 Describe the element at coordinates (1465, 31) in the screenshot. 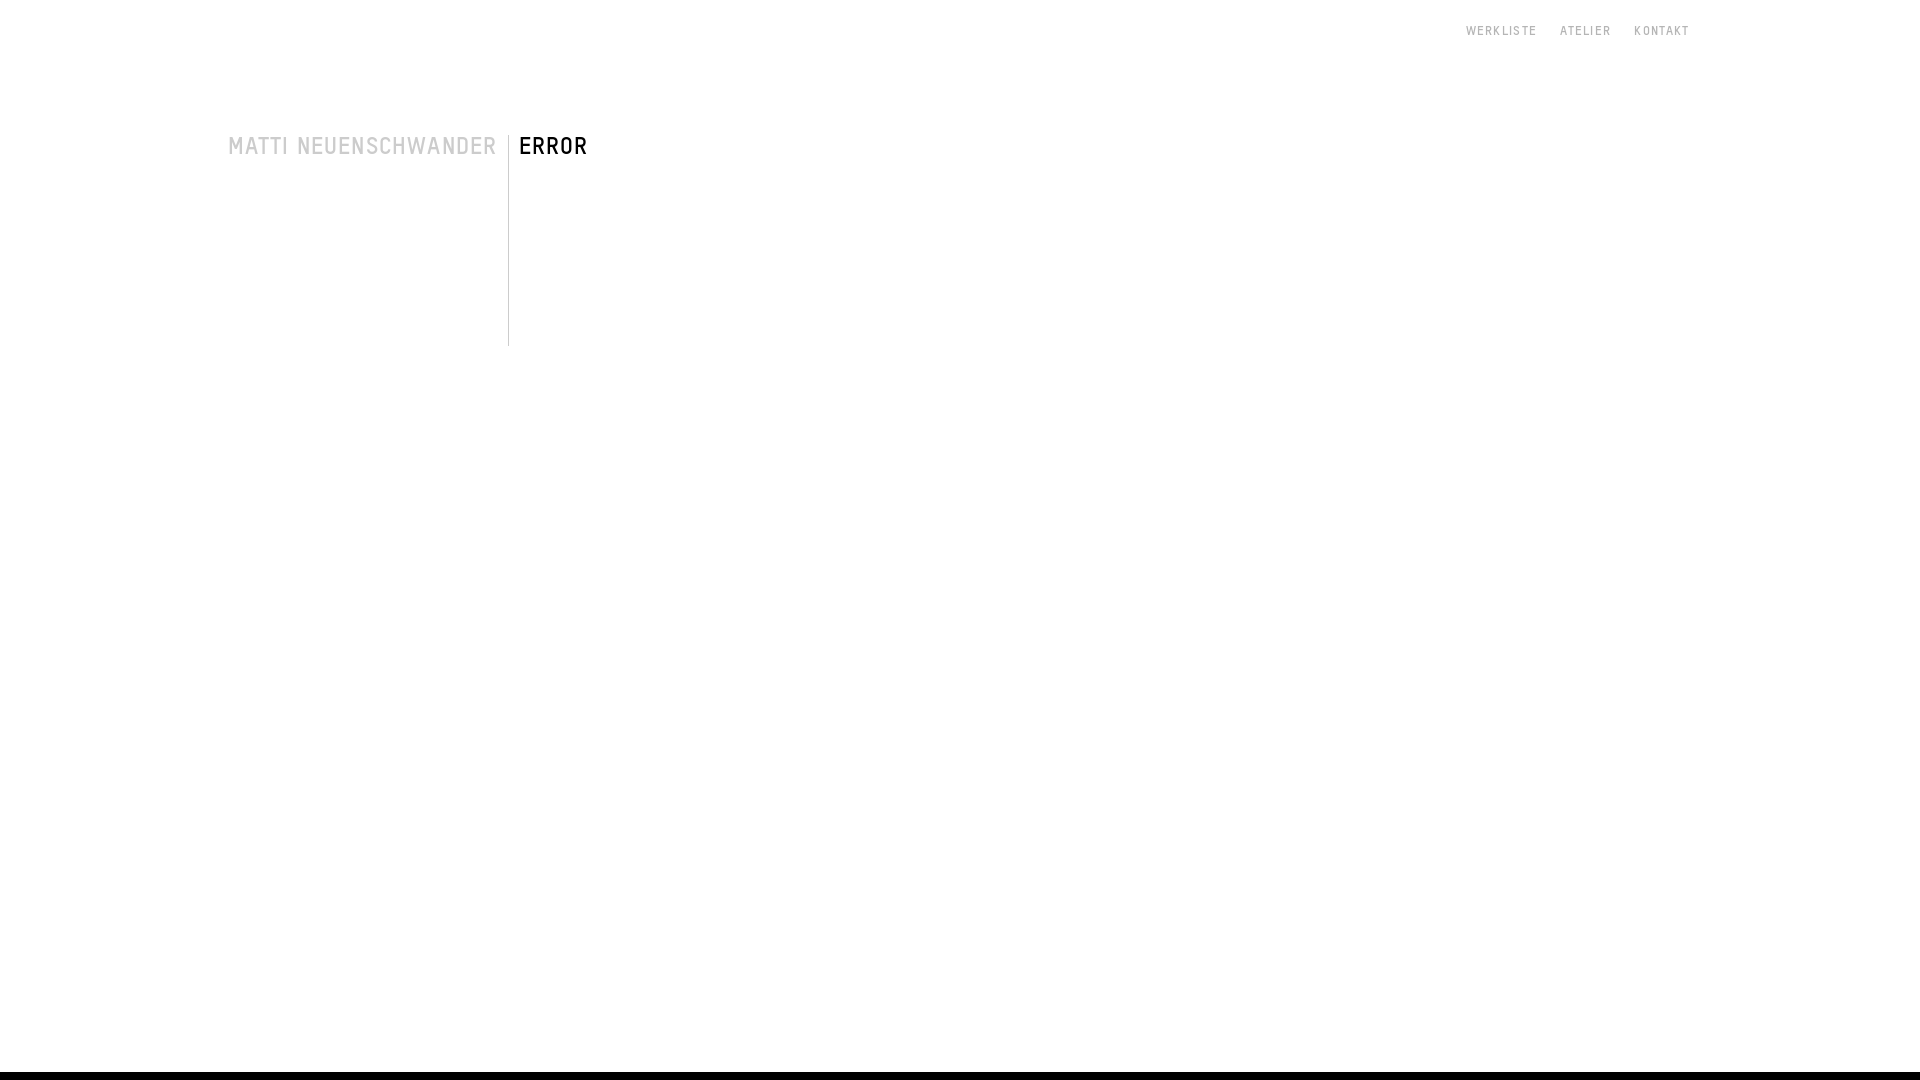

I see `'WERKLISTE'` at that location.